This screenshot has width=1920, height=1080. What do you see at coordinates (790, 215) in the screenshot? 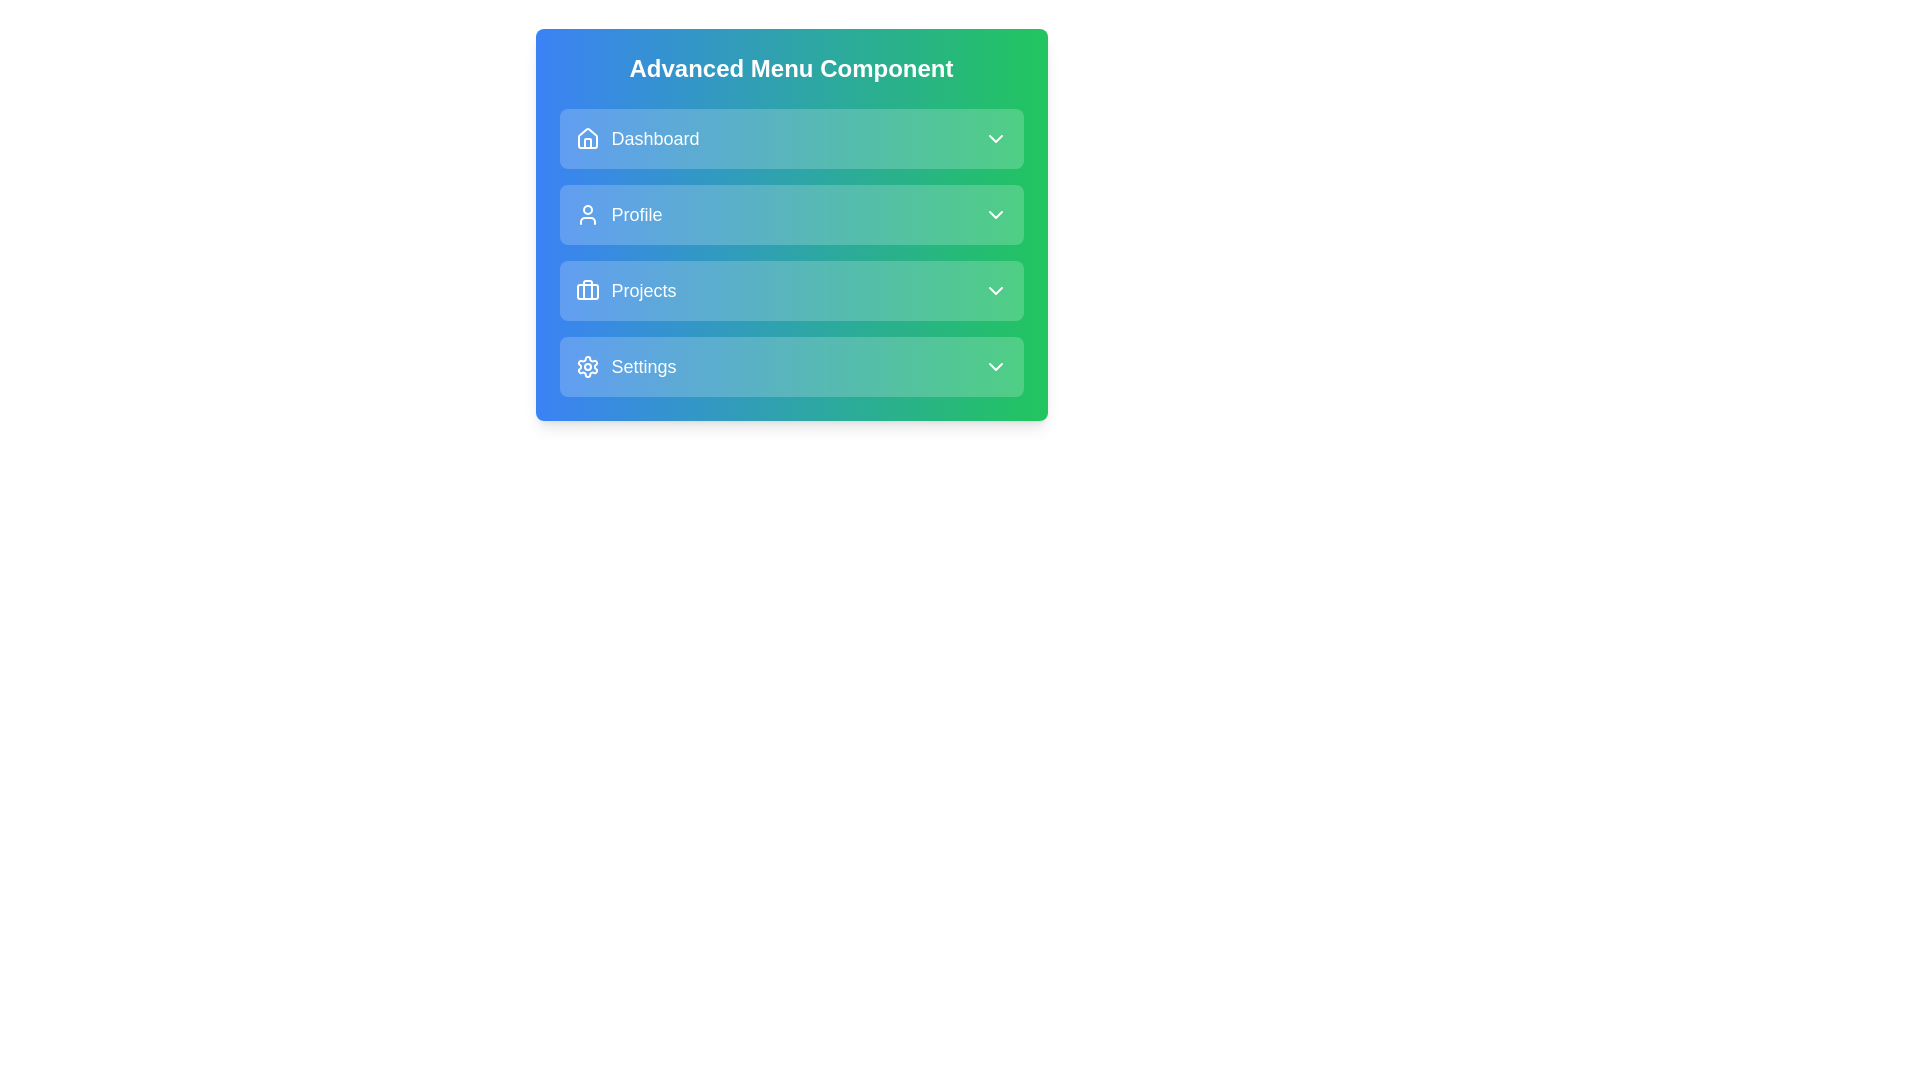
I see `the 'Profile' menu item in the navigation menu for keyboard navigation` at bounding box center [790, 215].